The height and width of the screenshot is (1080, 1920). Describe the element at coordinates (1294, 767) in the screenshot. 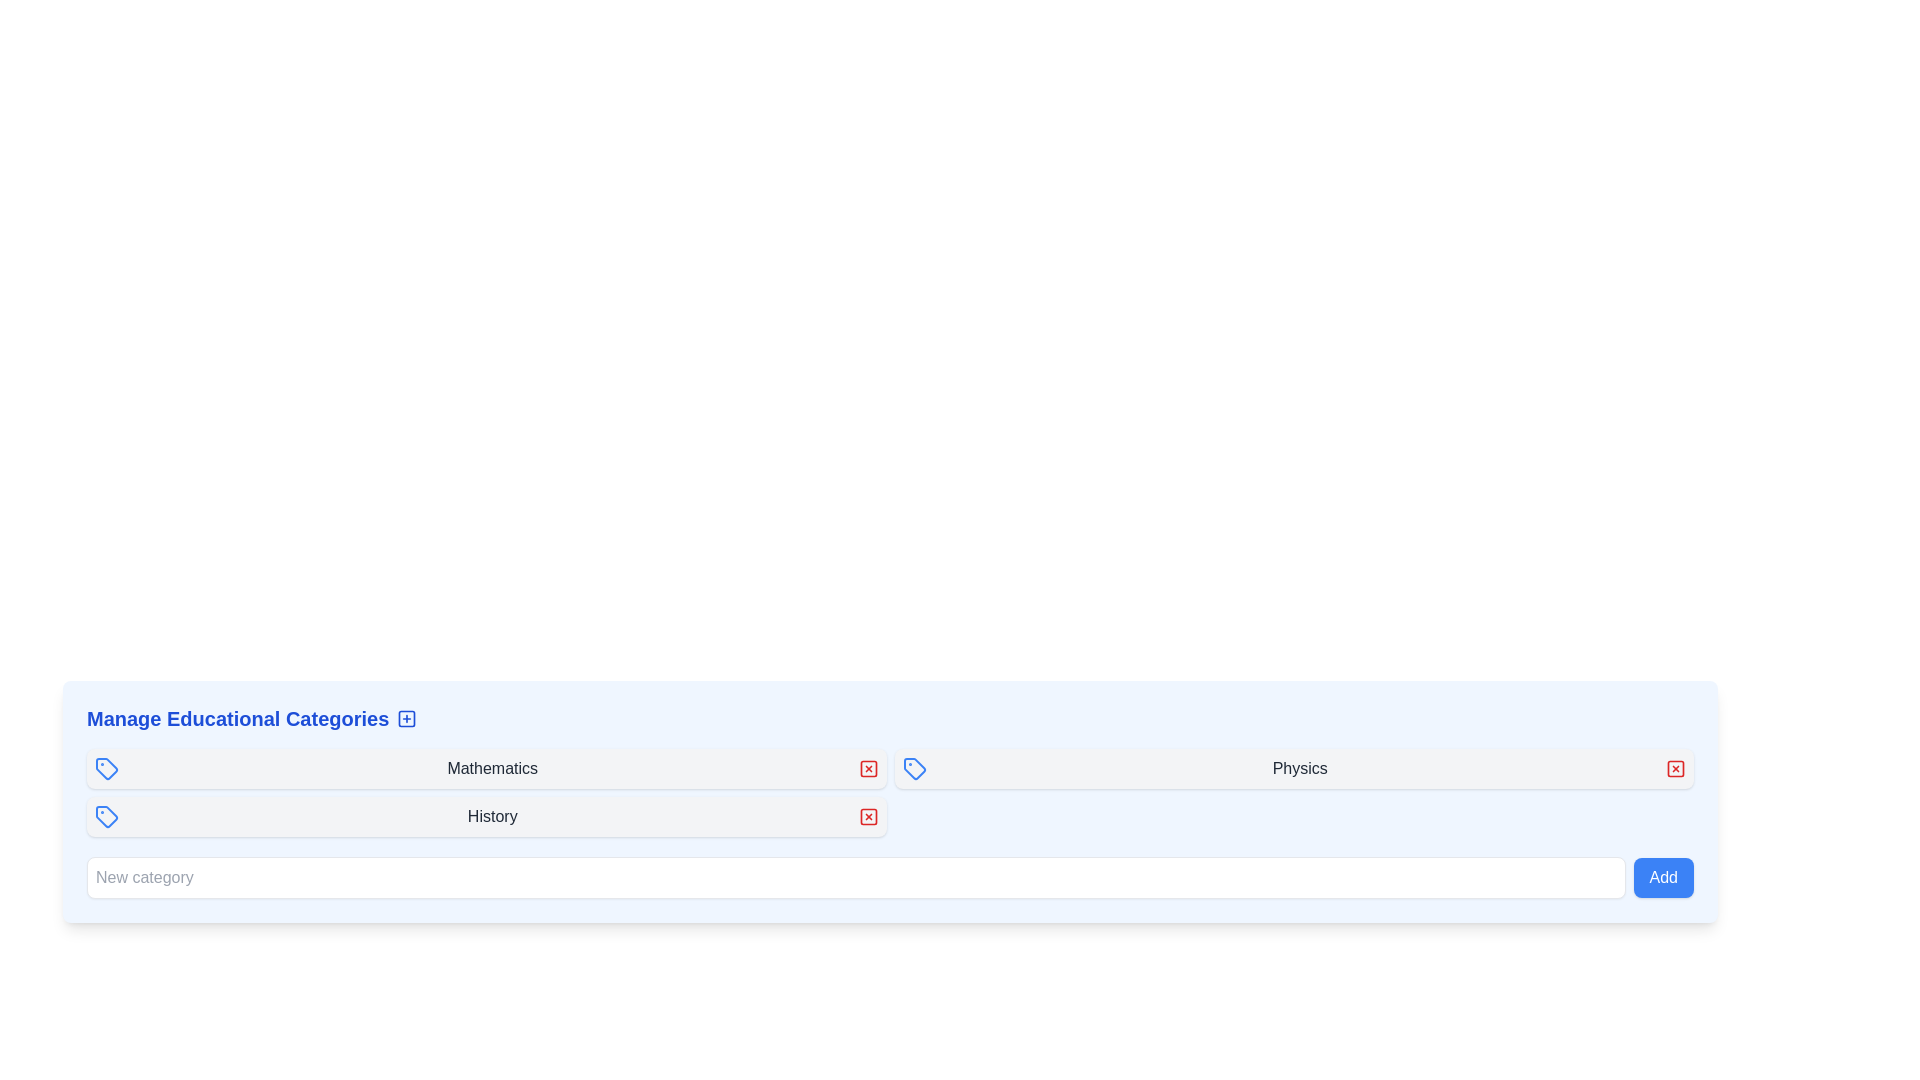

I see `the 'Physics' category list item` at that location.